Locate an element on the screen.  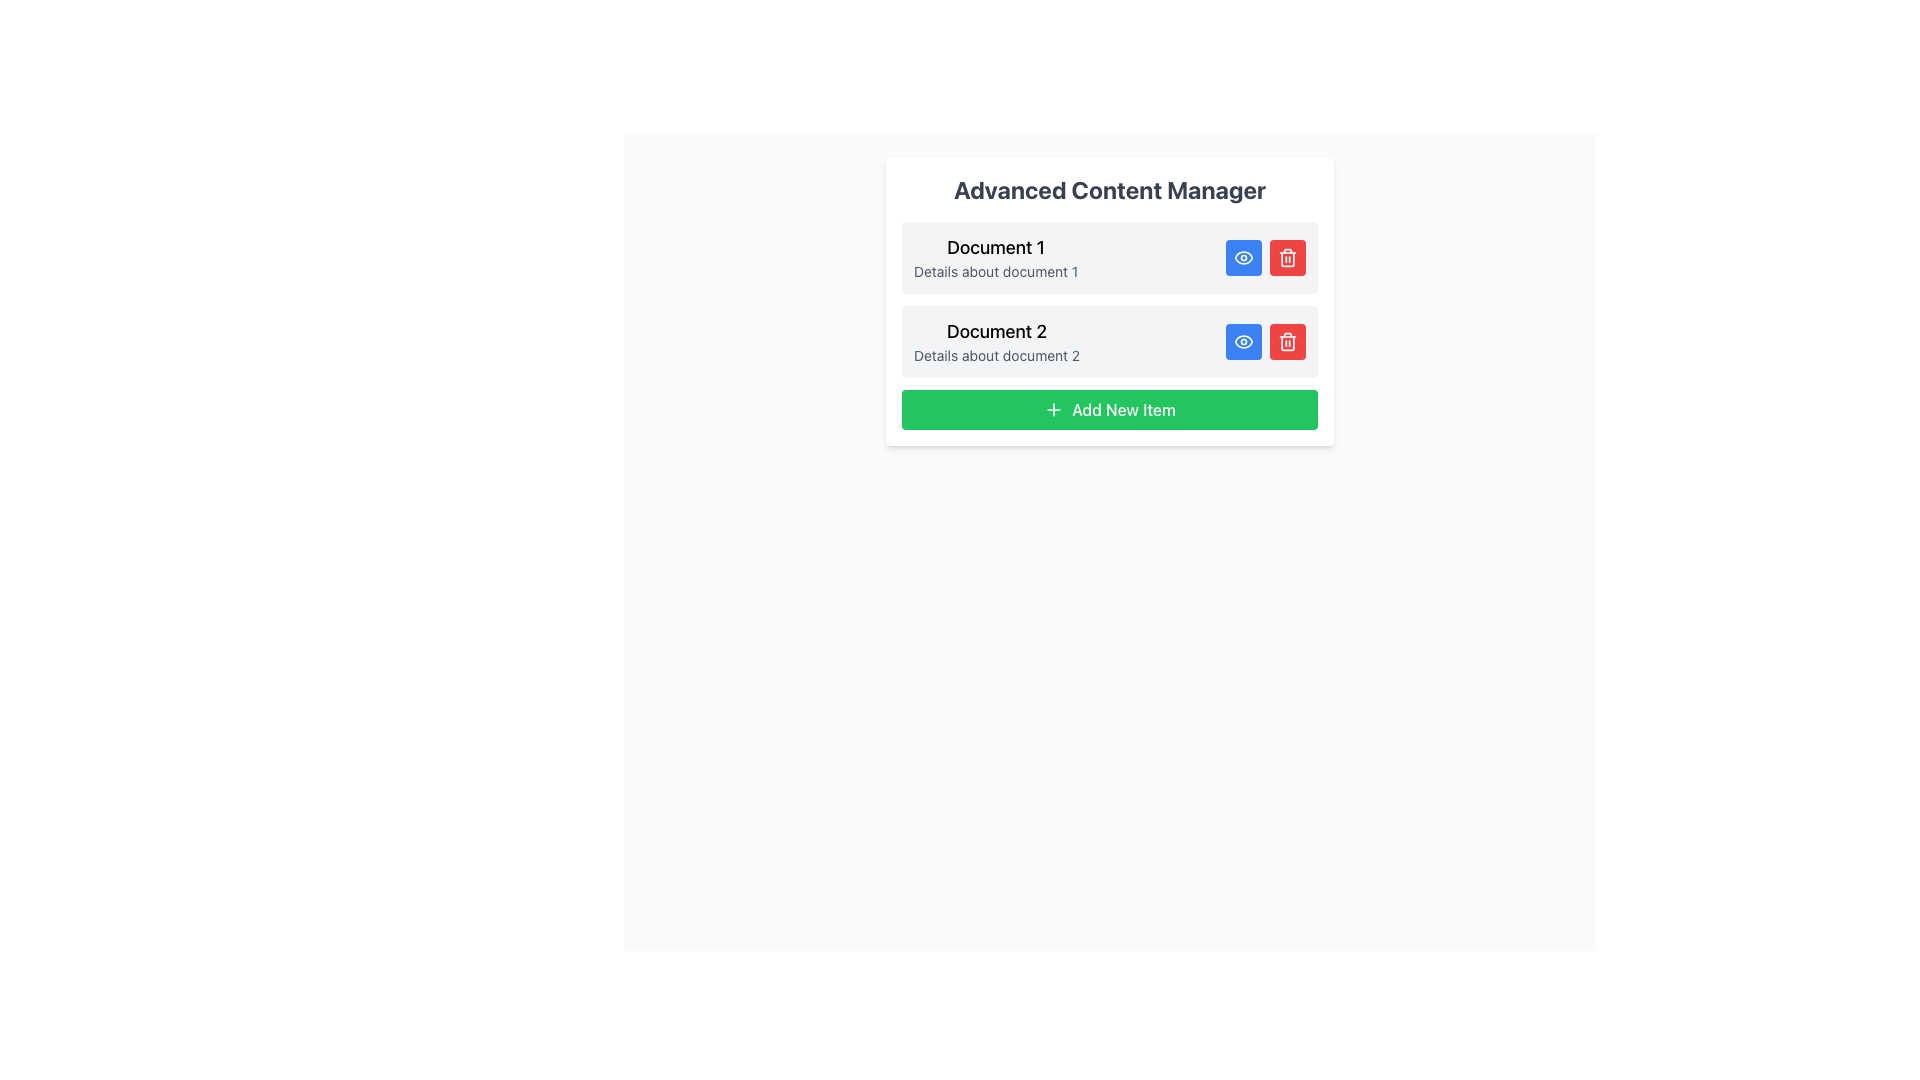
the trash icon element, which is a rectangular shape with rounded corners, colored red, located on the right side of 'Document 2' in the Advanced Content Manager UI is located at coordinates (1287, 342).